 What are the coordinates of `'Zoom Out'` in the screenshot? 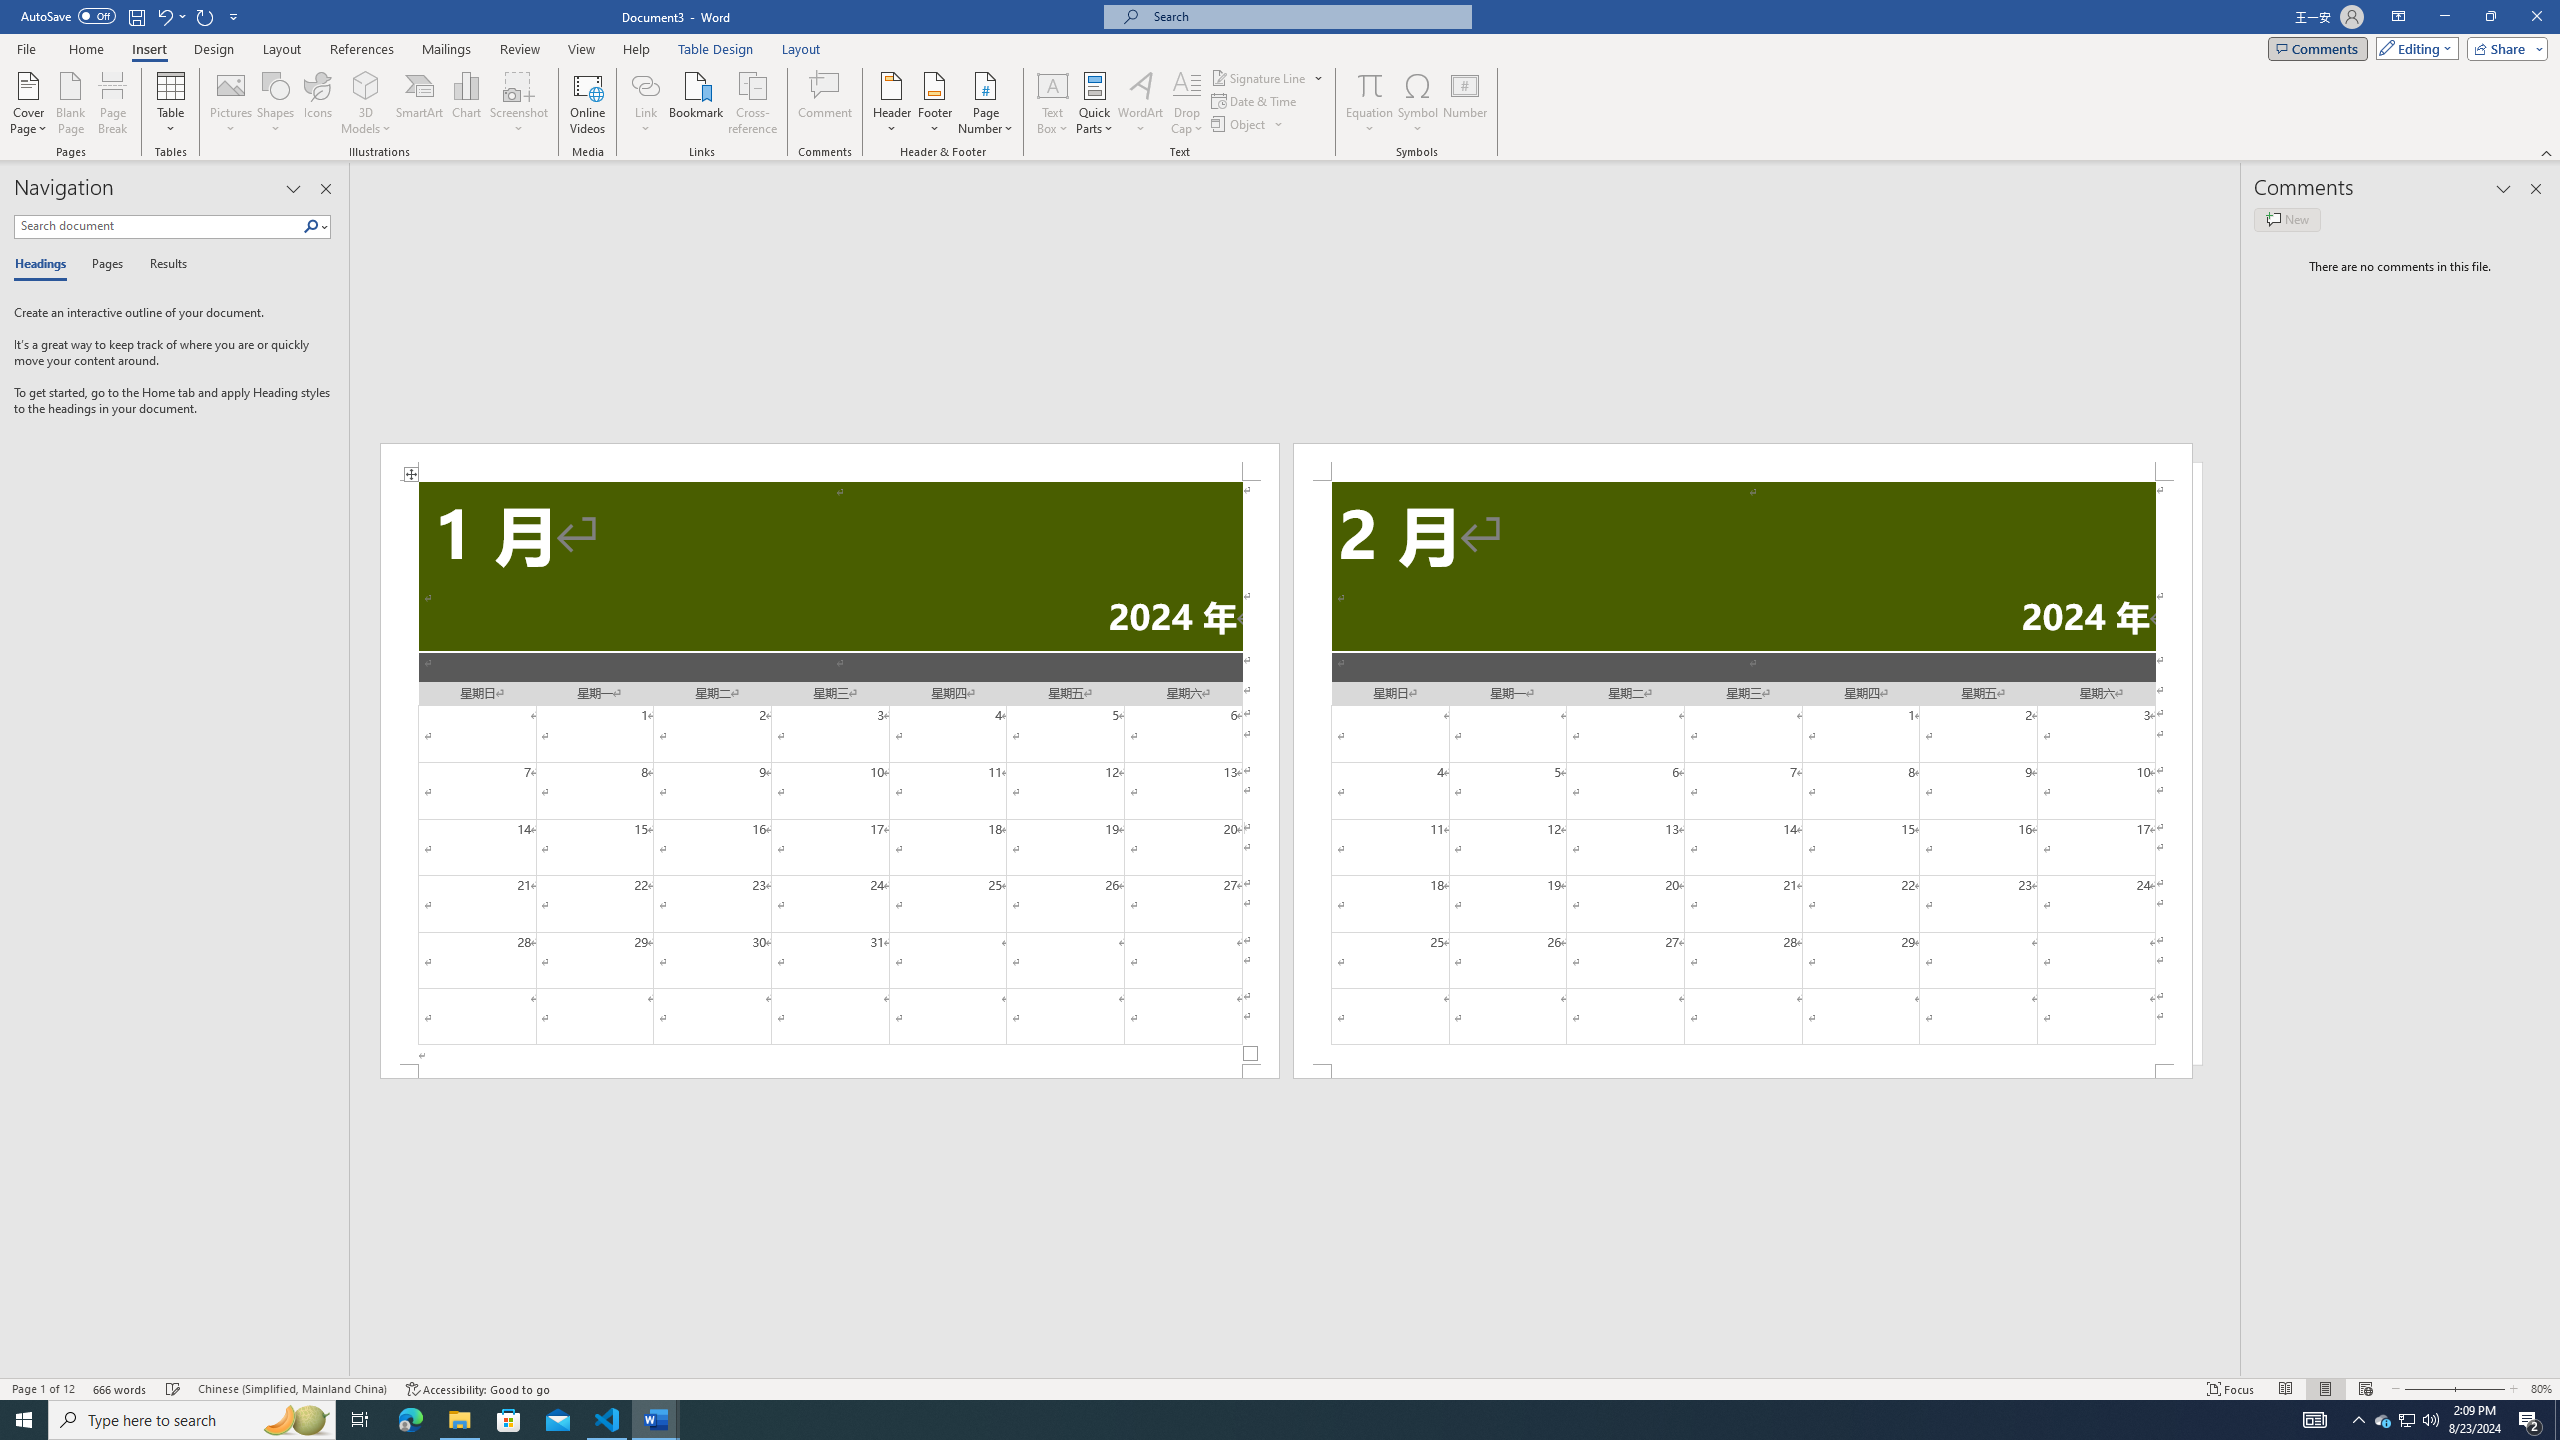 It's located at (2422, 1389).